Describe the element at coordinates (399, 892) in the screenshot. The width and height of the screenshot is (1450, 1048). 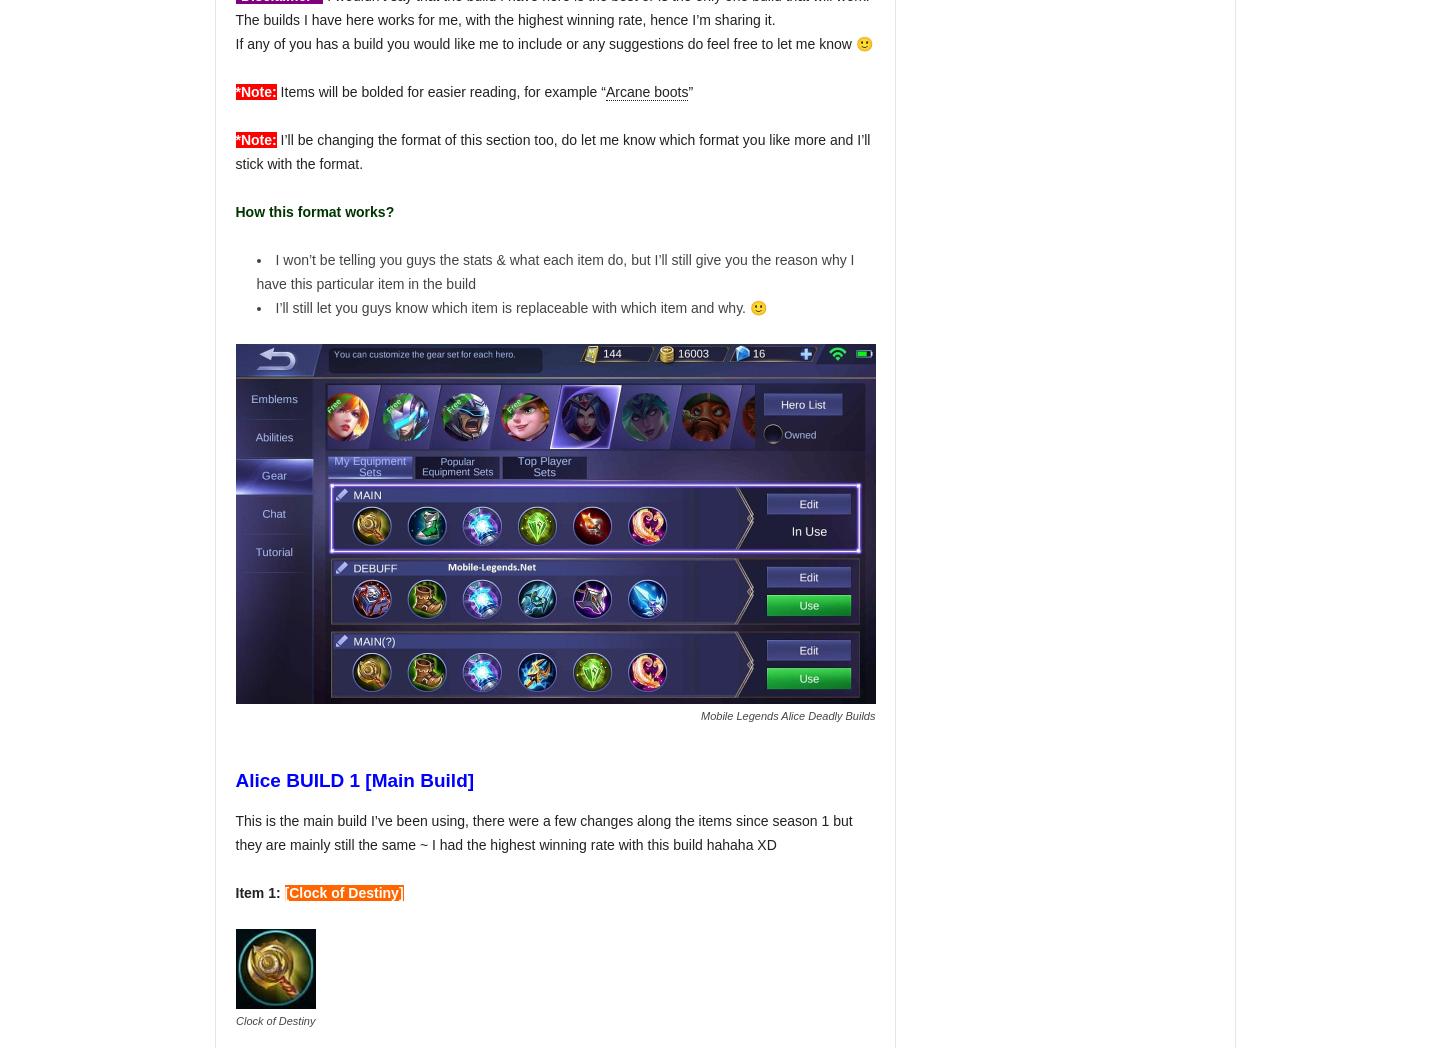
I see `']'` at that location.